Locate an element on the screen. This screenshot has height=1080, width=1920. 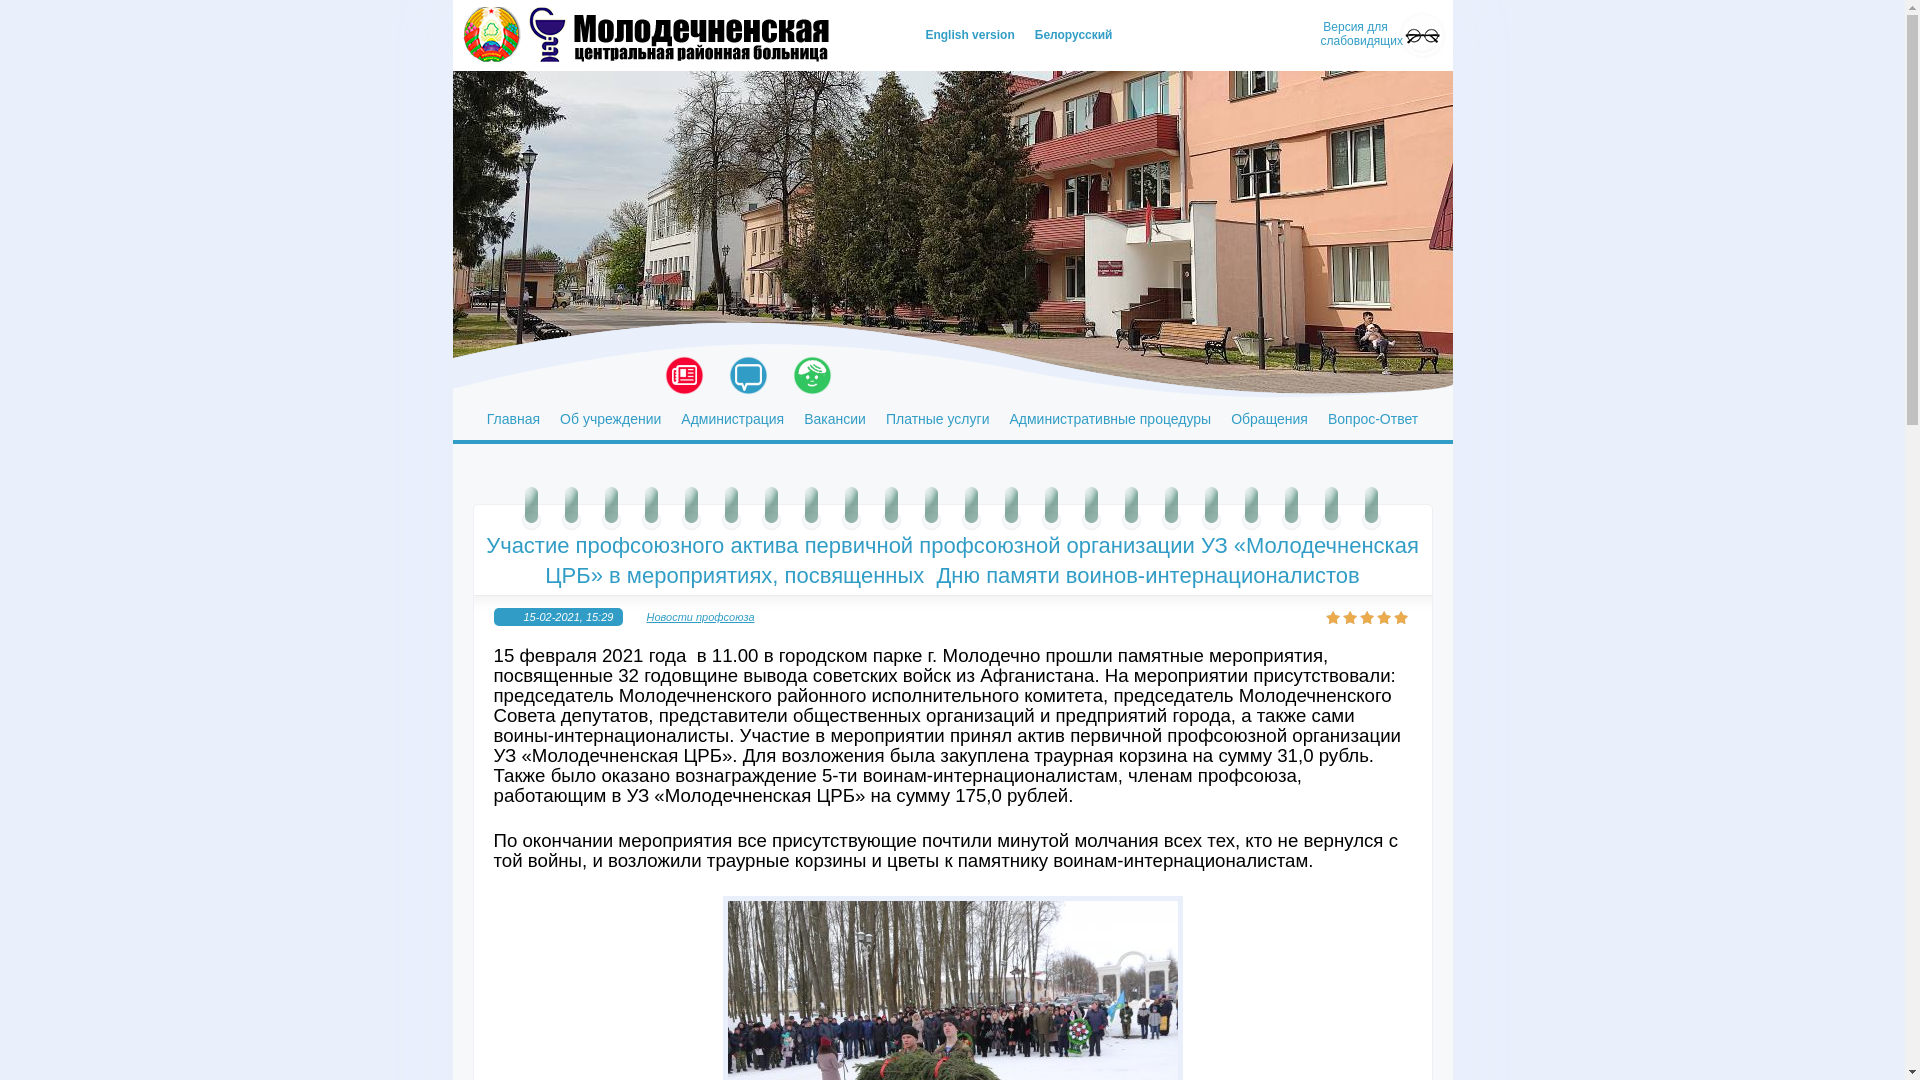
'3' is located at coordinates (1366, 616).